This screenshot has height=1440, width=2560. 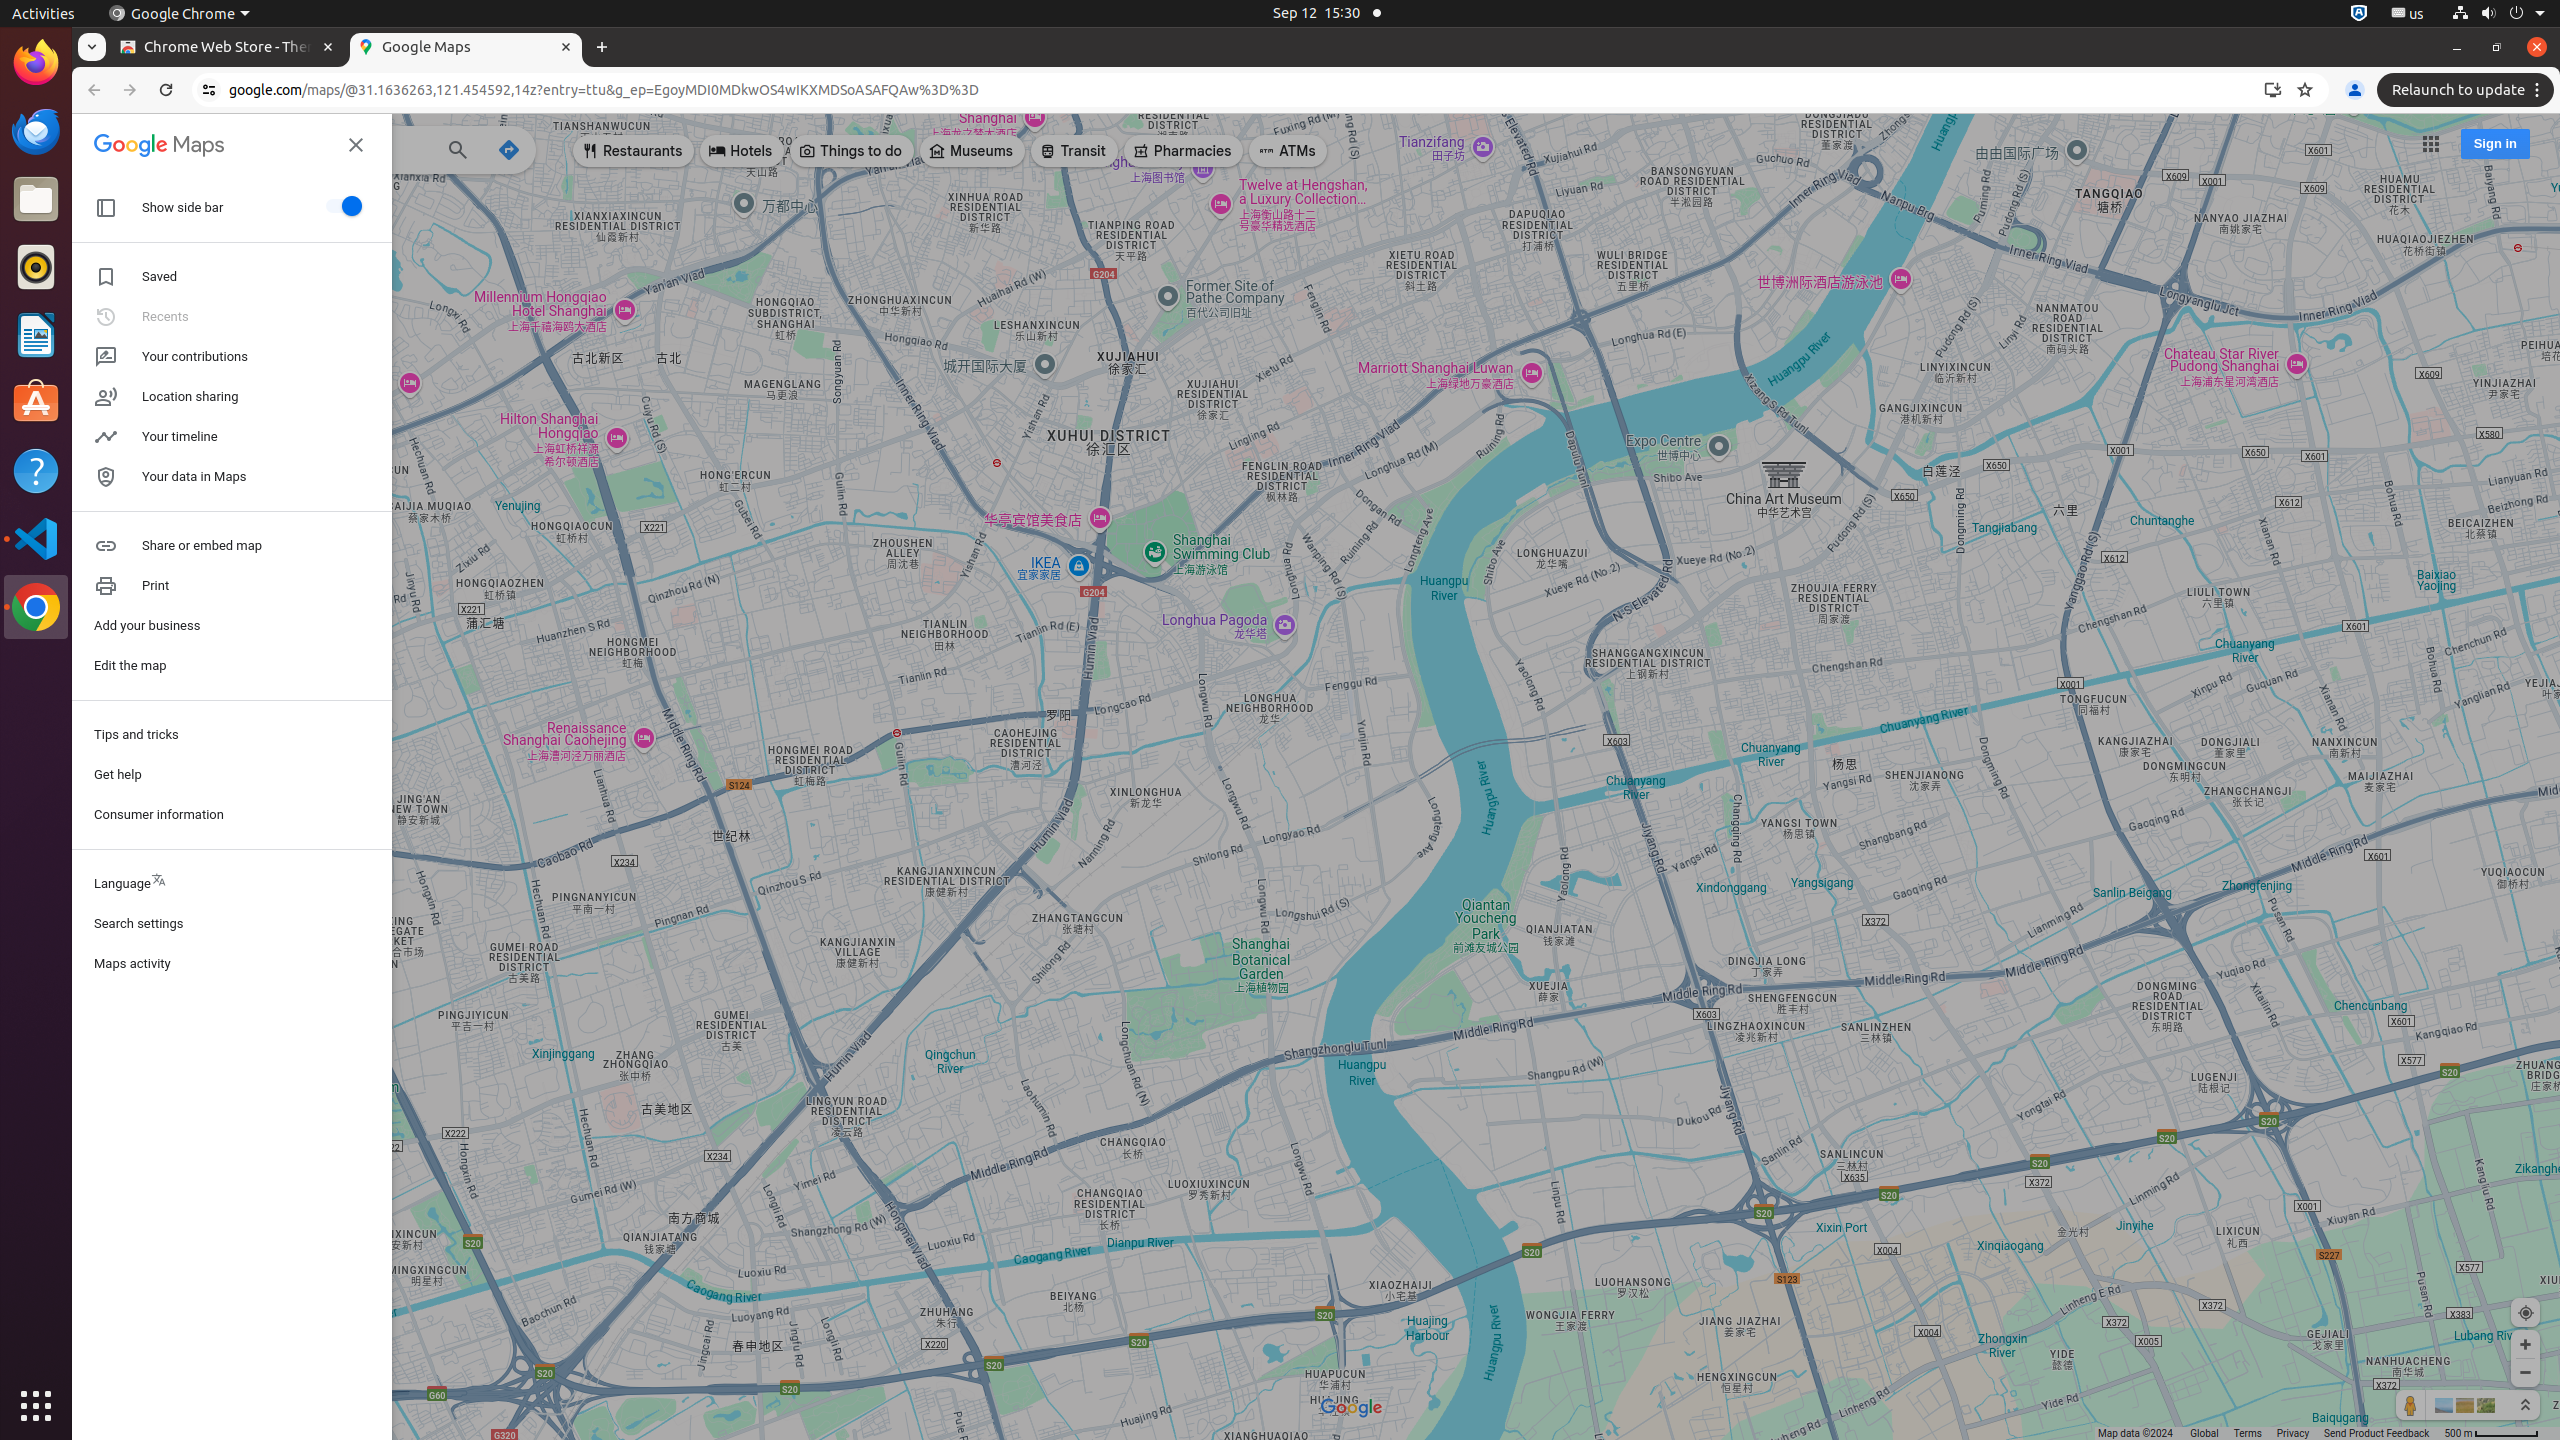 I want to click on 'Terms', so click(x=2246, y=1432).